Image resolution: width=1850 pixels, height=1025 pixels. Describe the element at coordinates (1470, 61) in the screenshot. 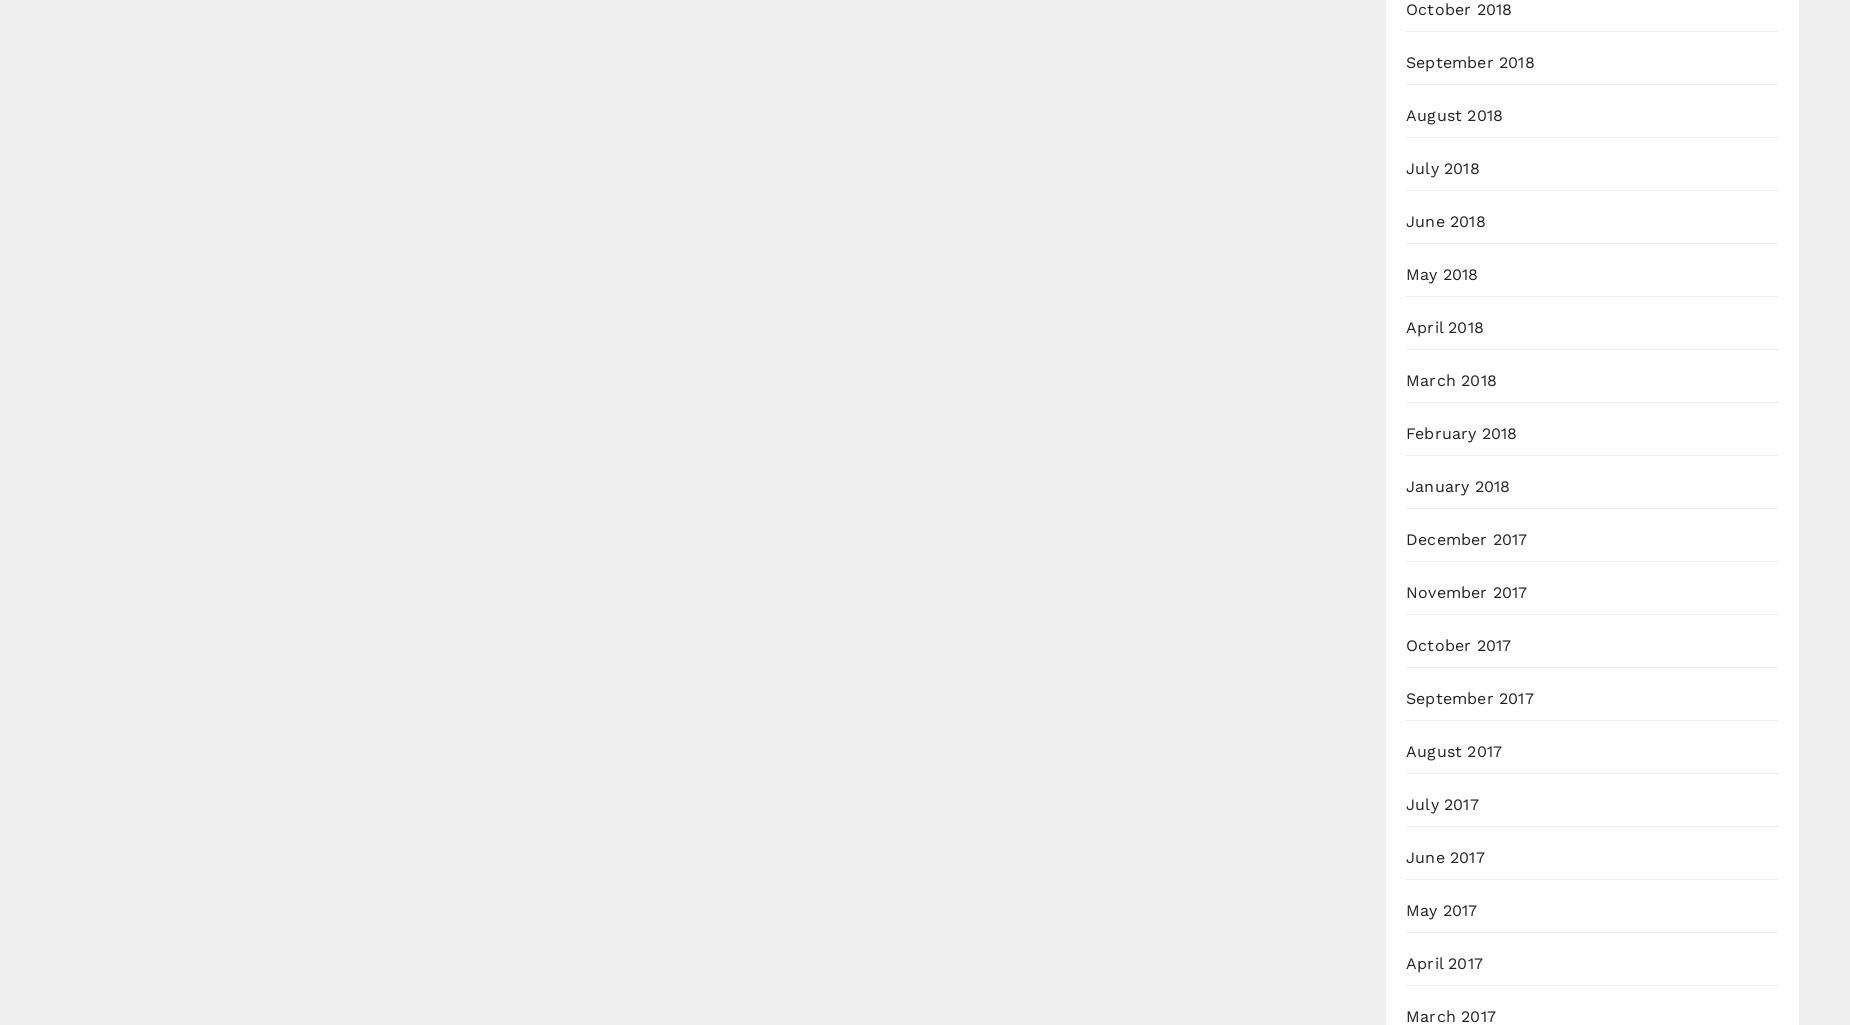

I see `'September 2018'` at that location.